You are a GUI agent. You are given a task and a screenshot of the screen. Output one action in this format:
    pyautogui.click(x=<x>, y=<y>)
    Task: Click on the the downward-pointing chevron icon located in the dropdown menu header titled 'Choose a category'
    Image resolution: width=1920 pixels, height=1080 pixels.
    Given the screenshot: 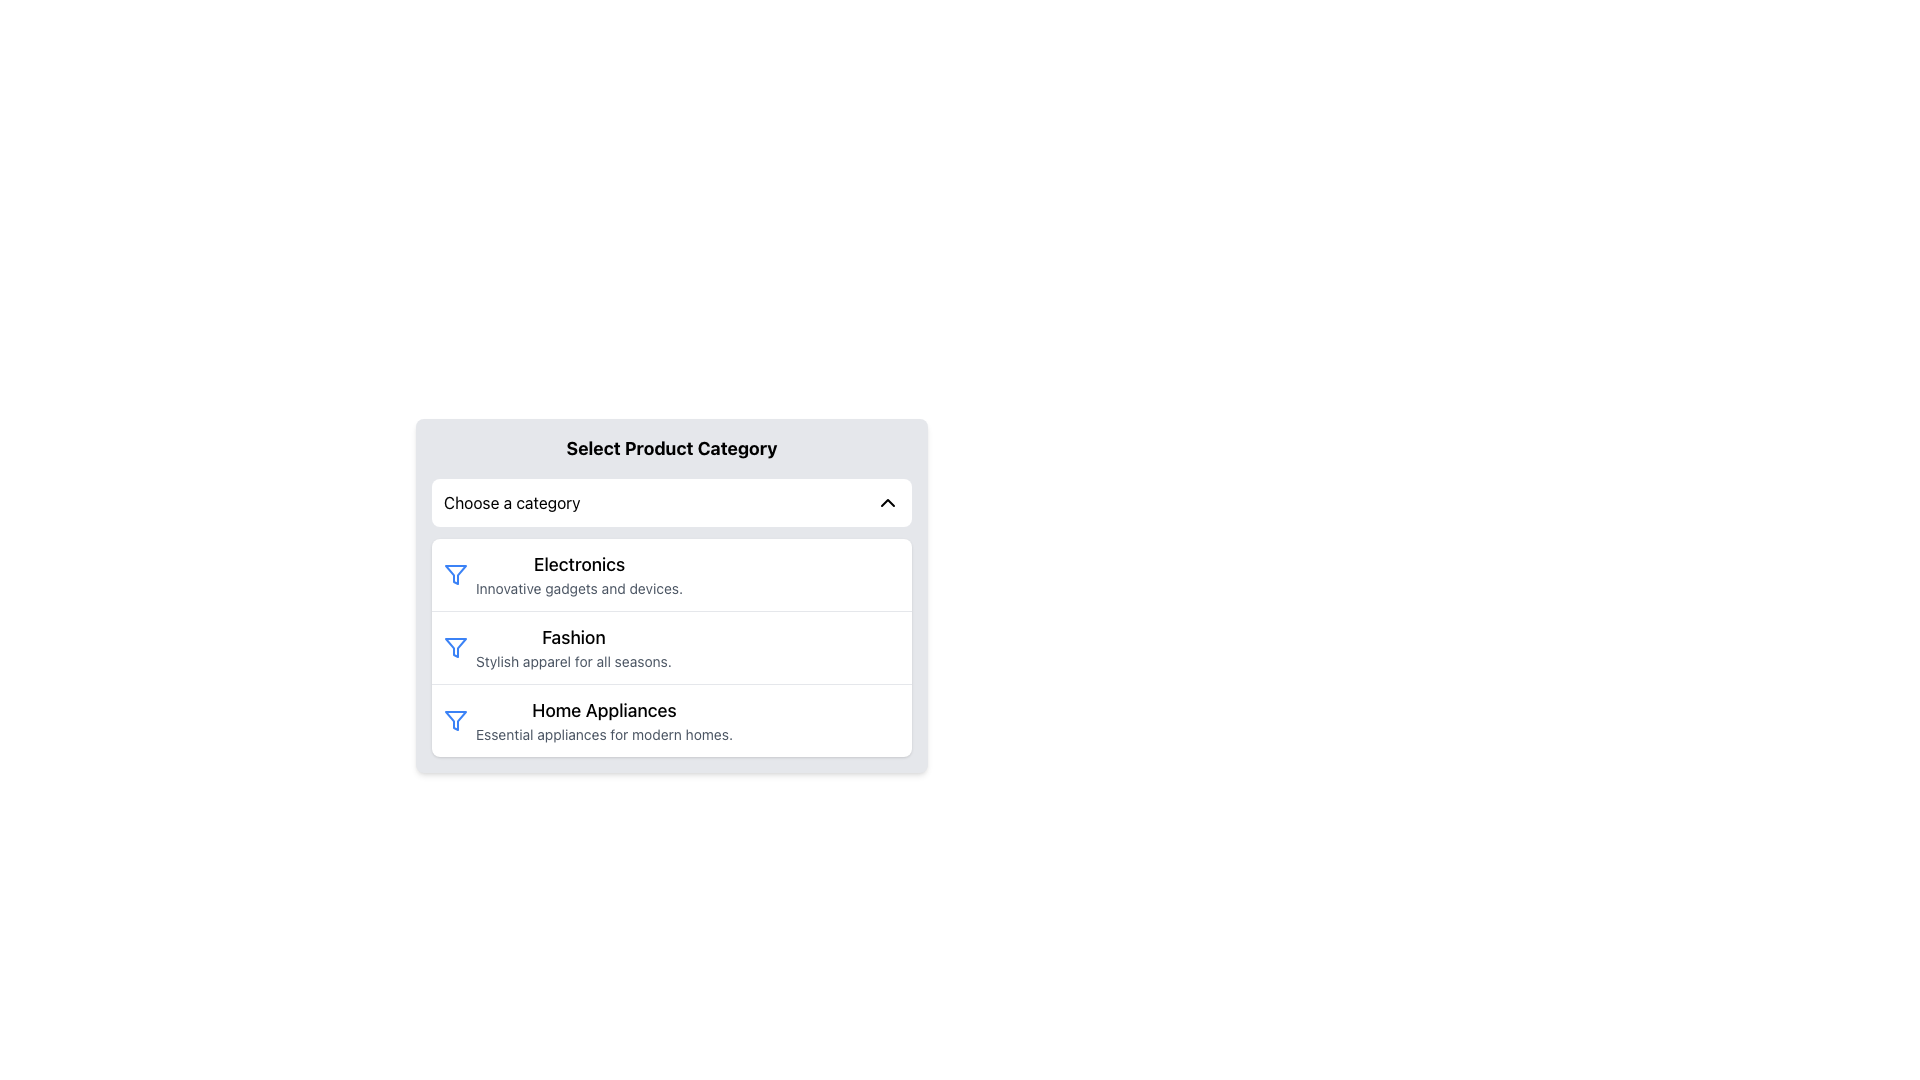 What is the action you would take?
    pyautogui.click(x=887, y=501)
    